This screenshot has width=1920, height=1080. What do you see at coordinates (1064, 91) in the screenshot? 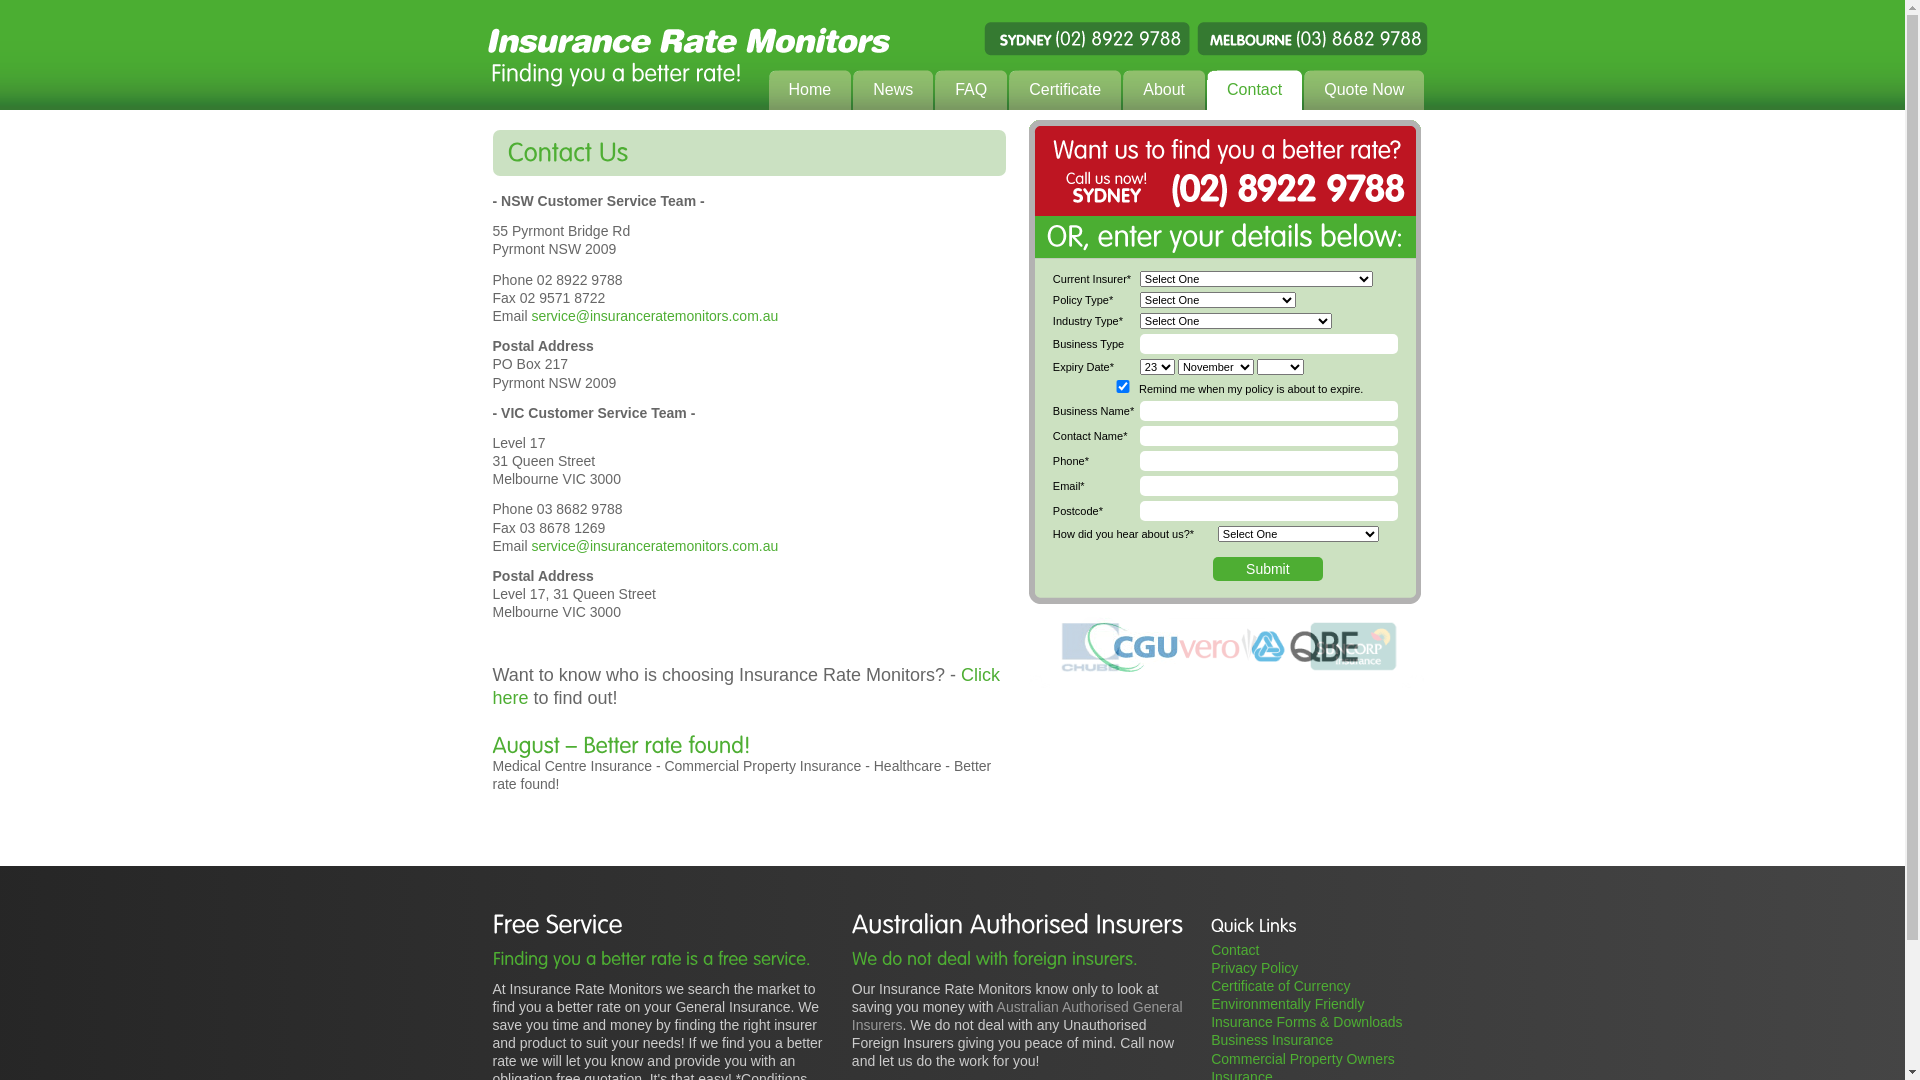
I see `'Certificate'` at bounding box center [1064, 91].